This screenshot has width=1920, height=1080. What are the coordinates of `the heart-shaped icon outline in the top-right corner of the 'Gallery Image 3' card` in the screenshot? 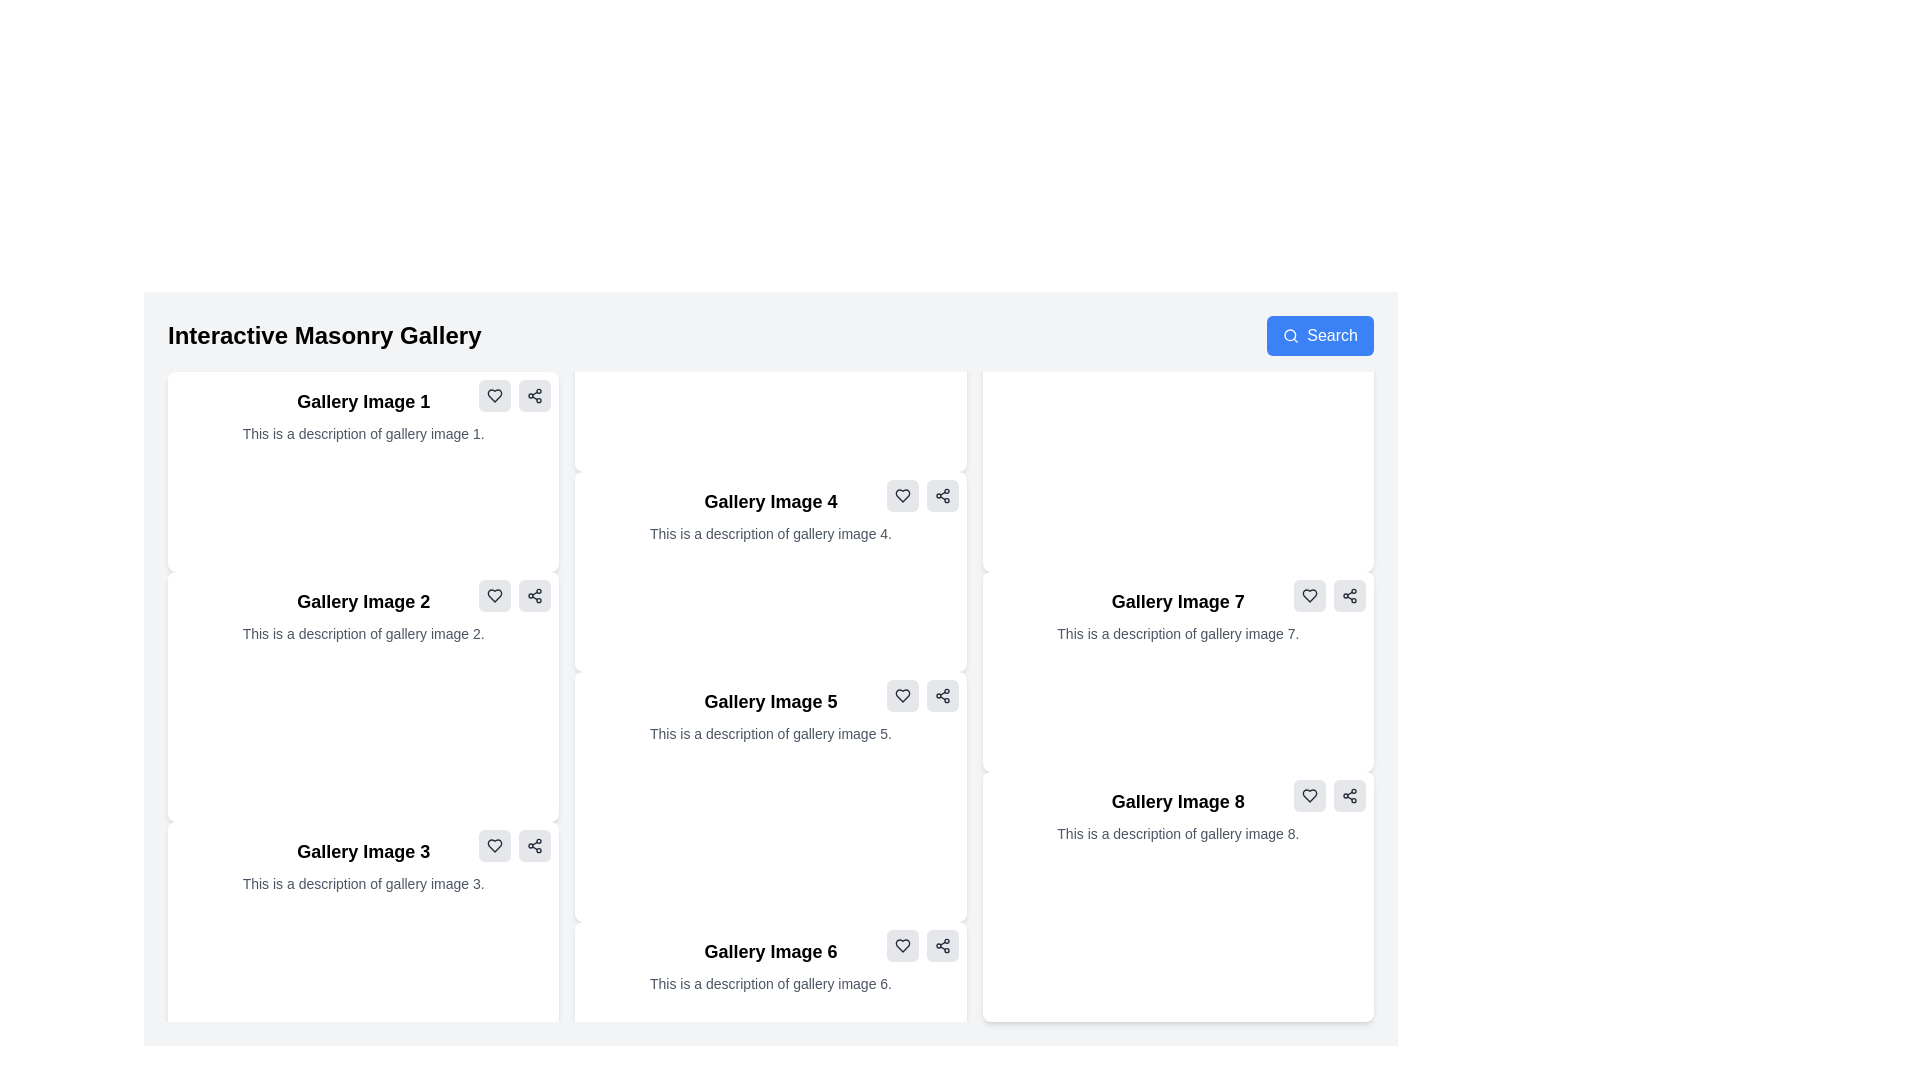 It's located at (495, 595).